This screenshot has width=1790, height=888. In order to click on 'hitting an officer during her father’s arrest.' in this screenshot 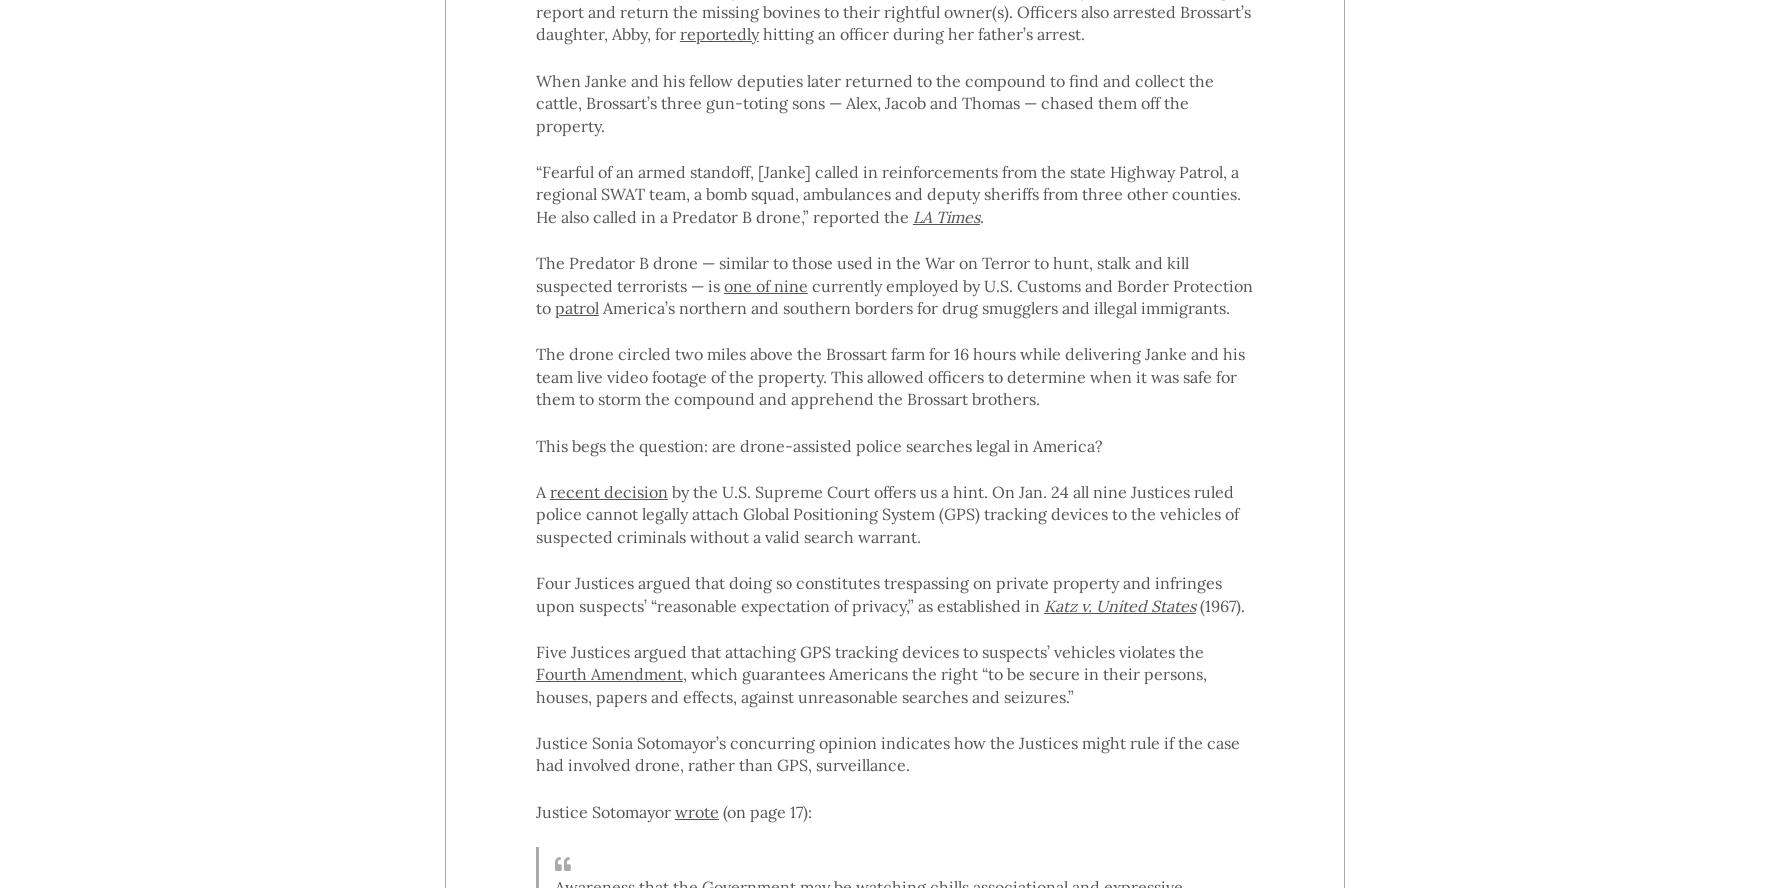, I will do `click(920, 34)`.